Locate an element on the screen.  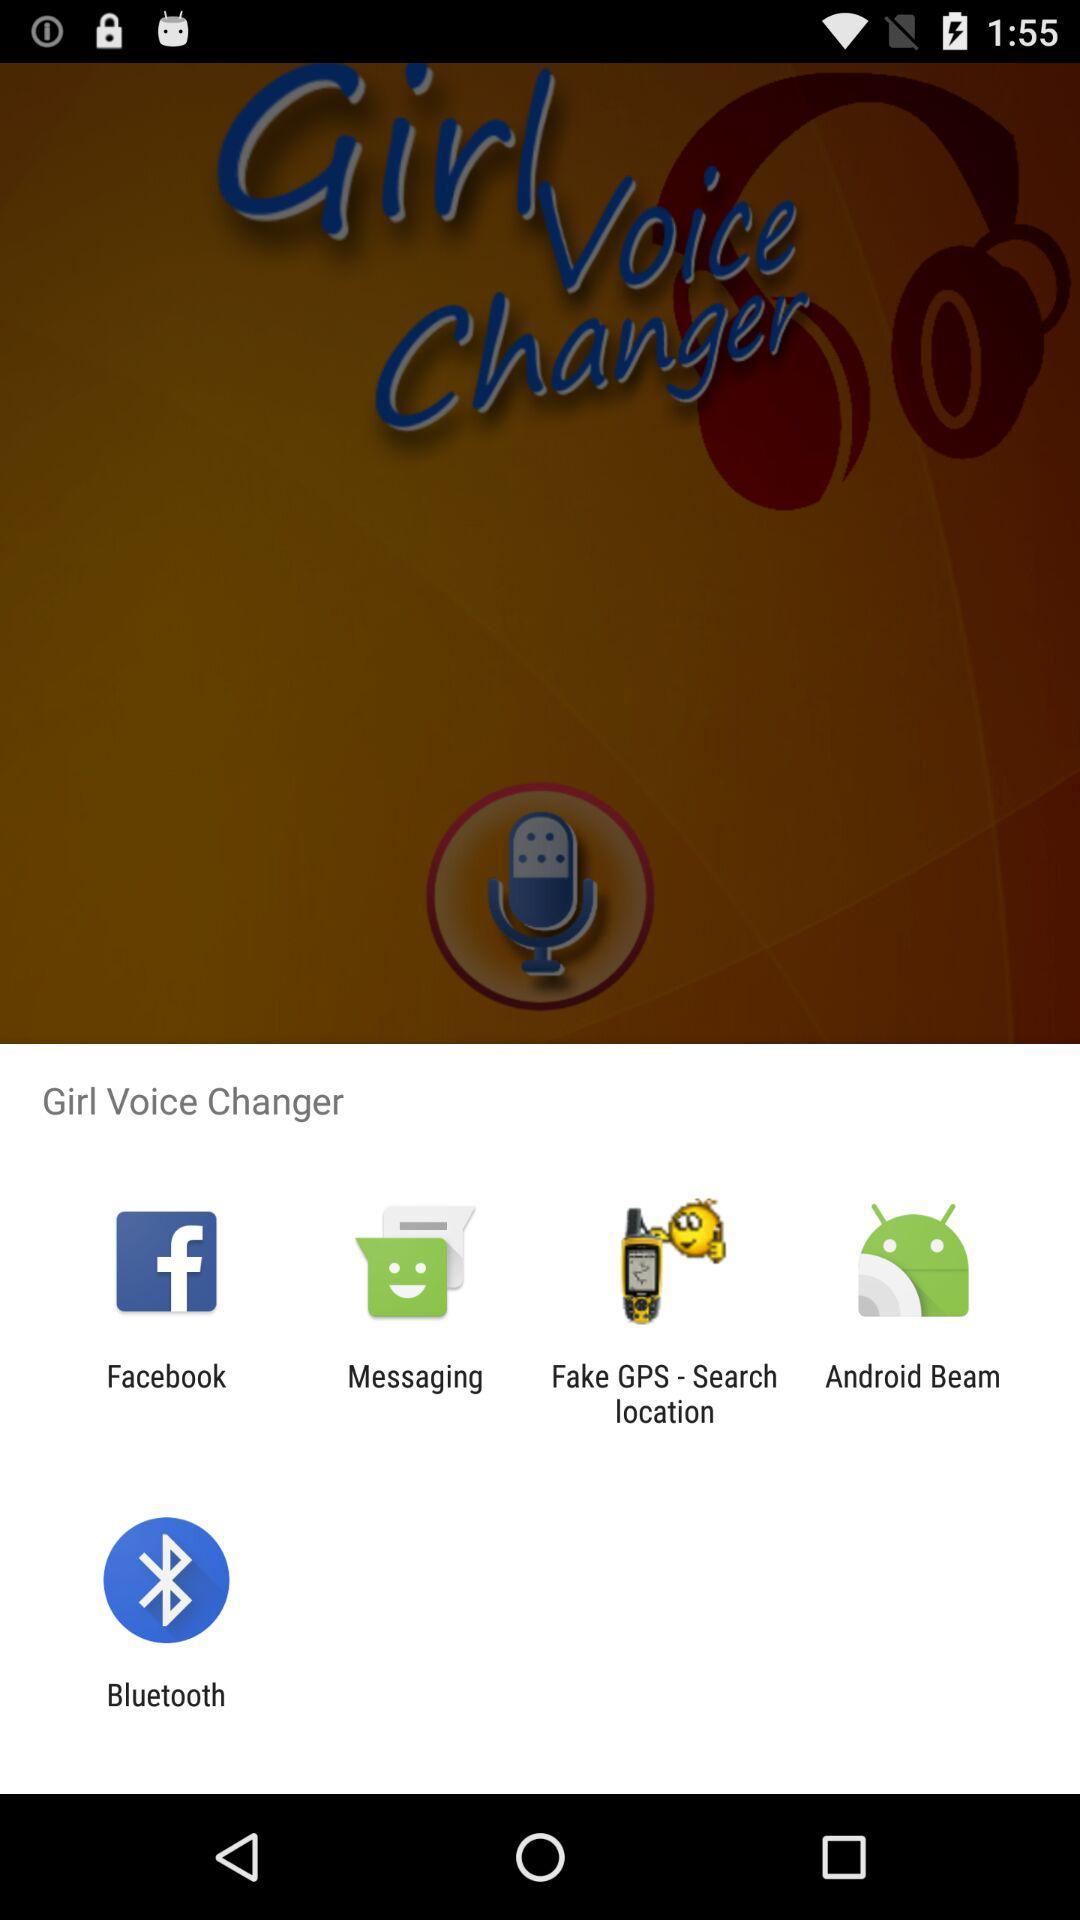
bluetooth is located at coordinates (165, 1711).